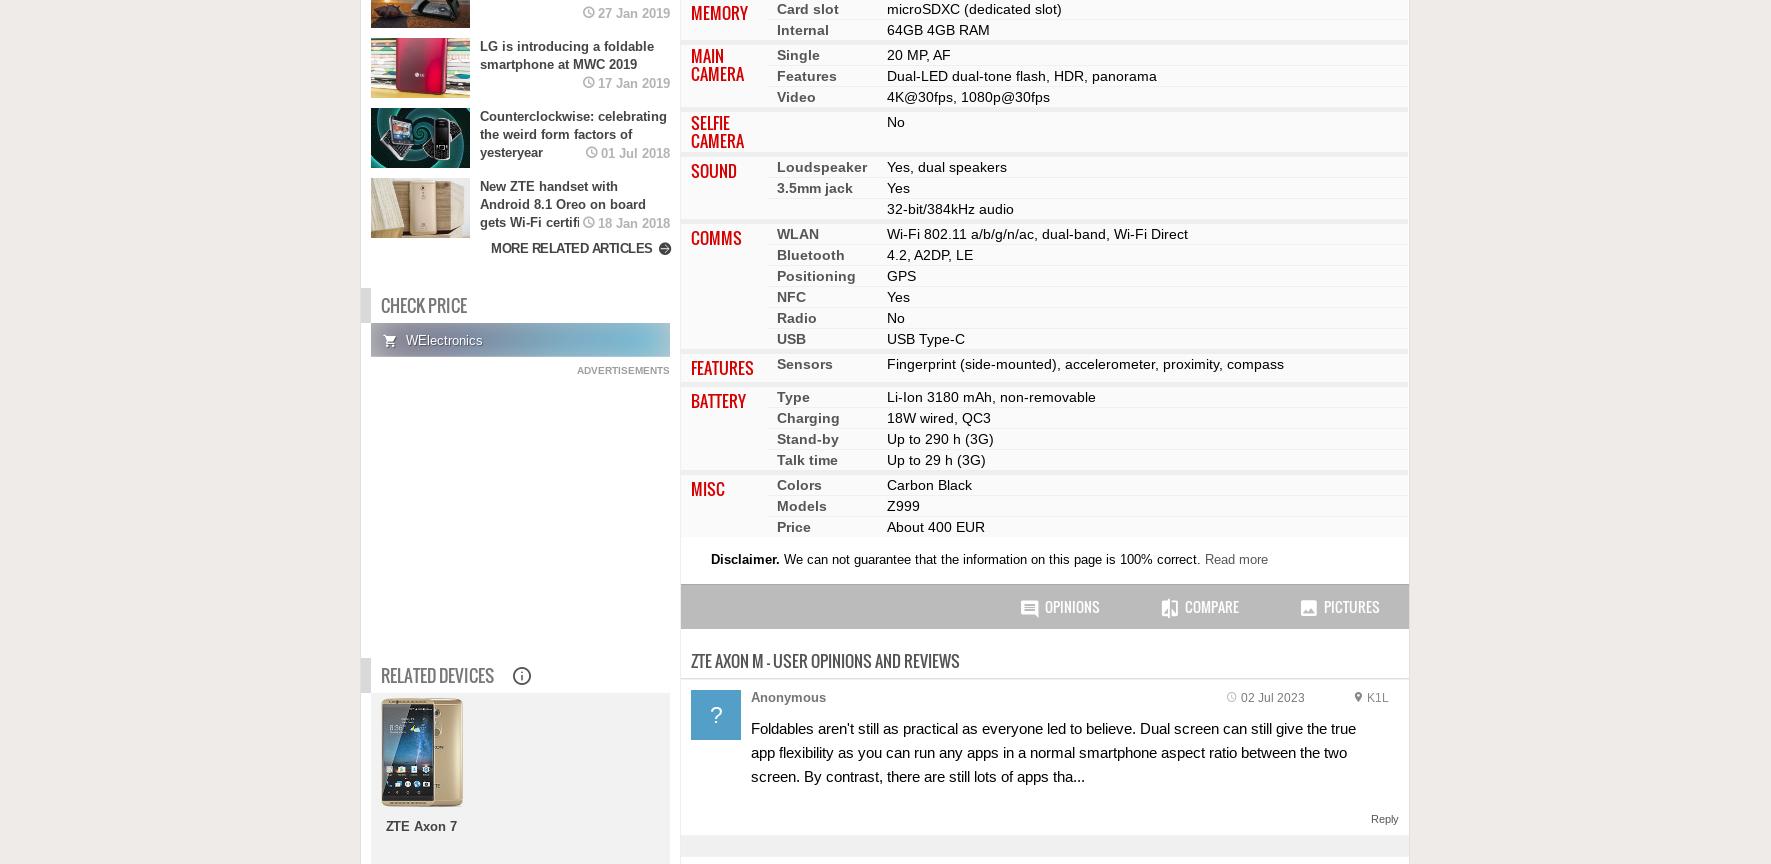  Describe the element at coordinates (778, 558) in the screenshot. I see `'We can not guarantee that the information on this page is 100% correct.'` at that location.